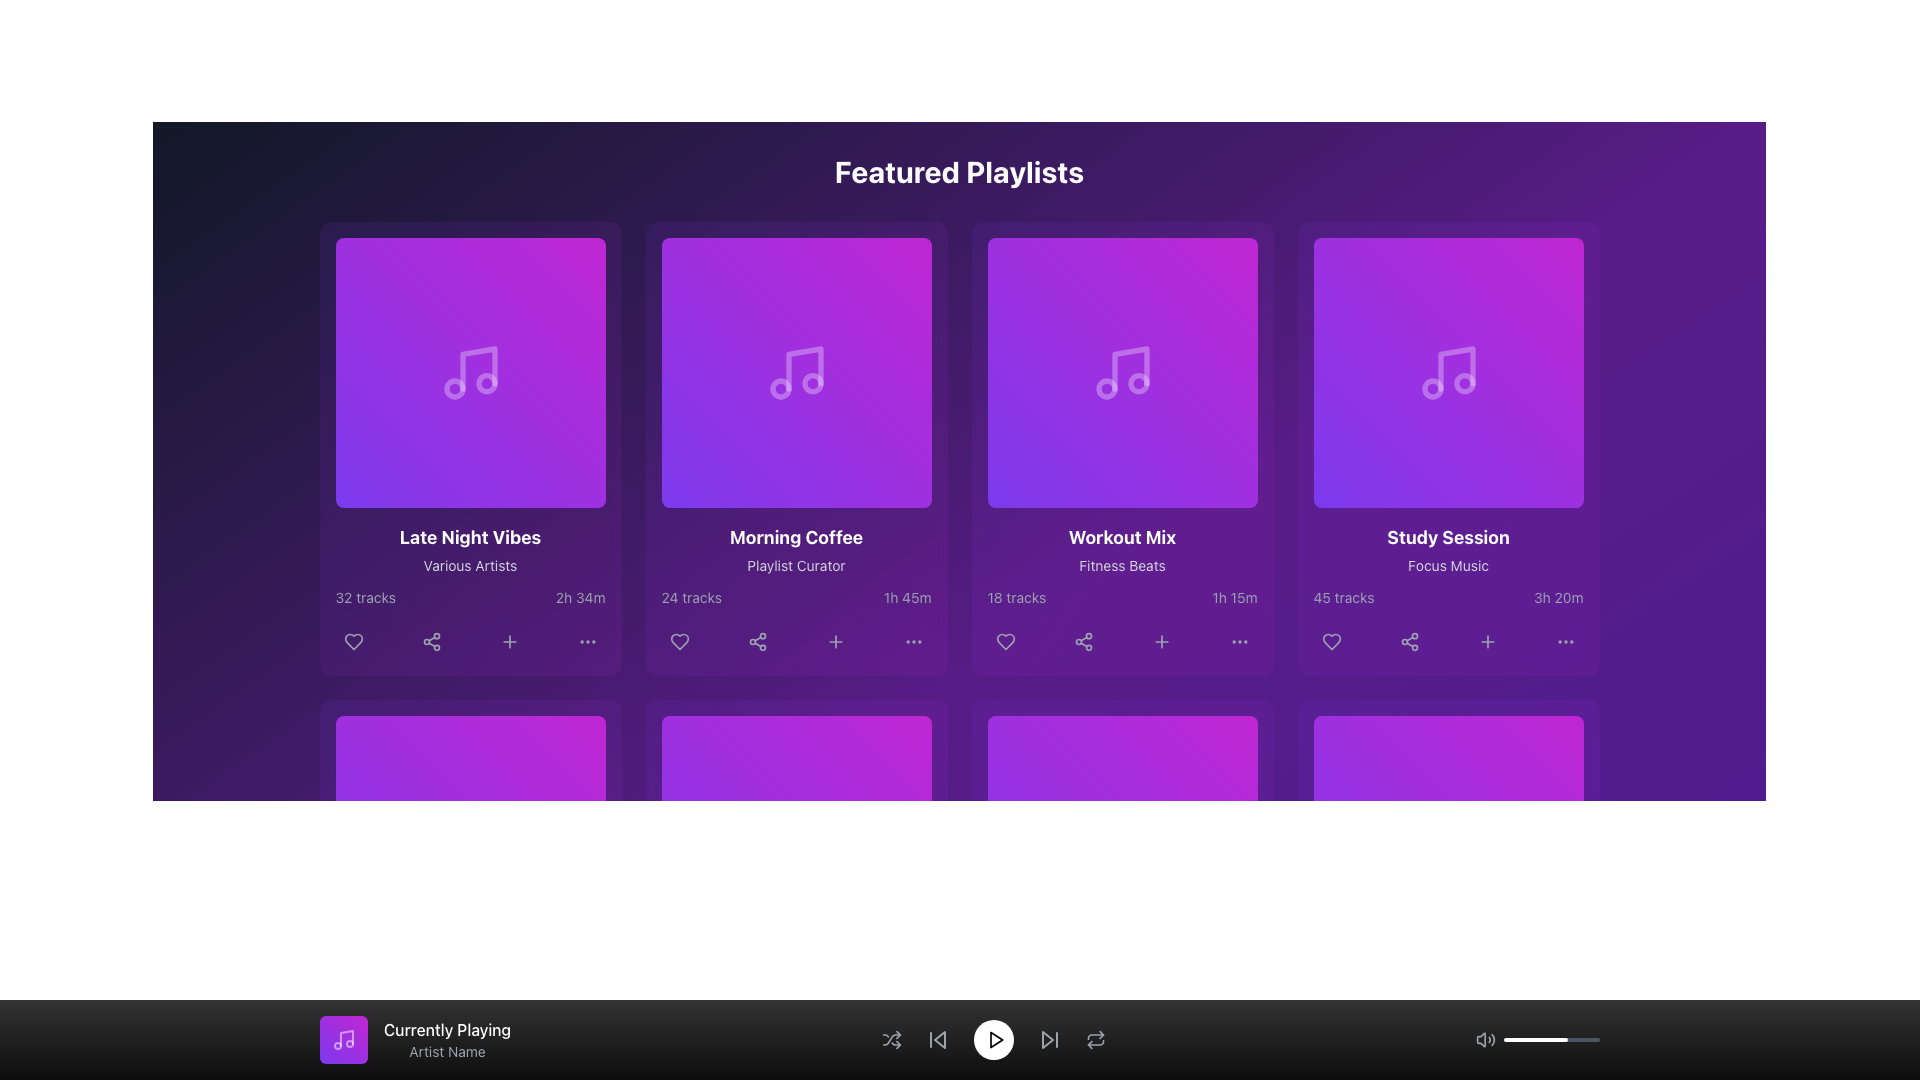 Image resolution: width=1920 pixels, height=1080 pixels. Describe the element at coordinates (958, 171) in the screenshot. I see `text header located at the top of the section, which introduces the featured playlists below it to understand the section's purpose` at that location.